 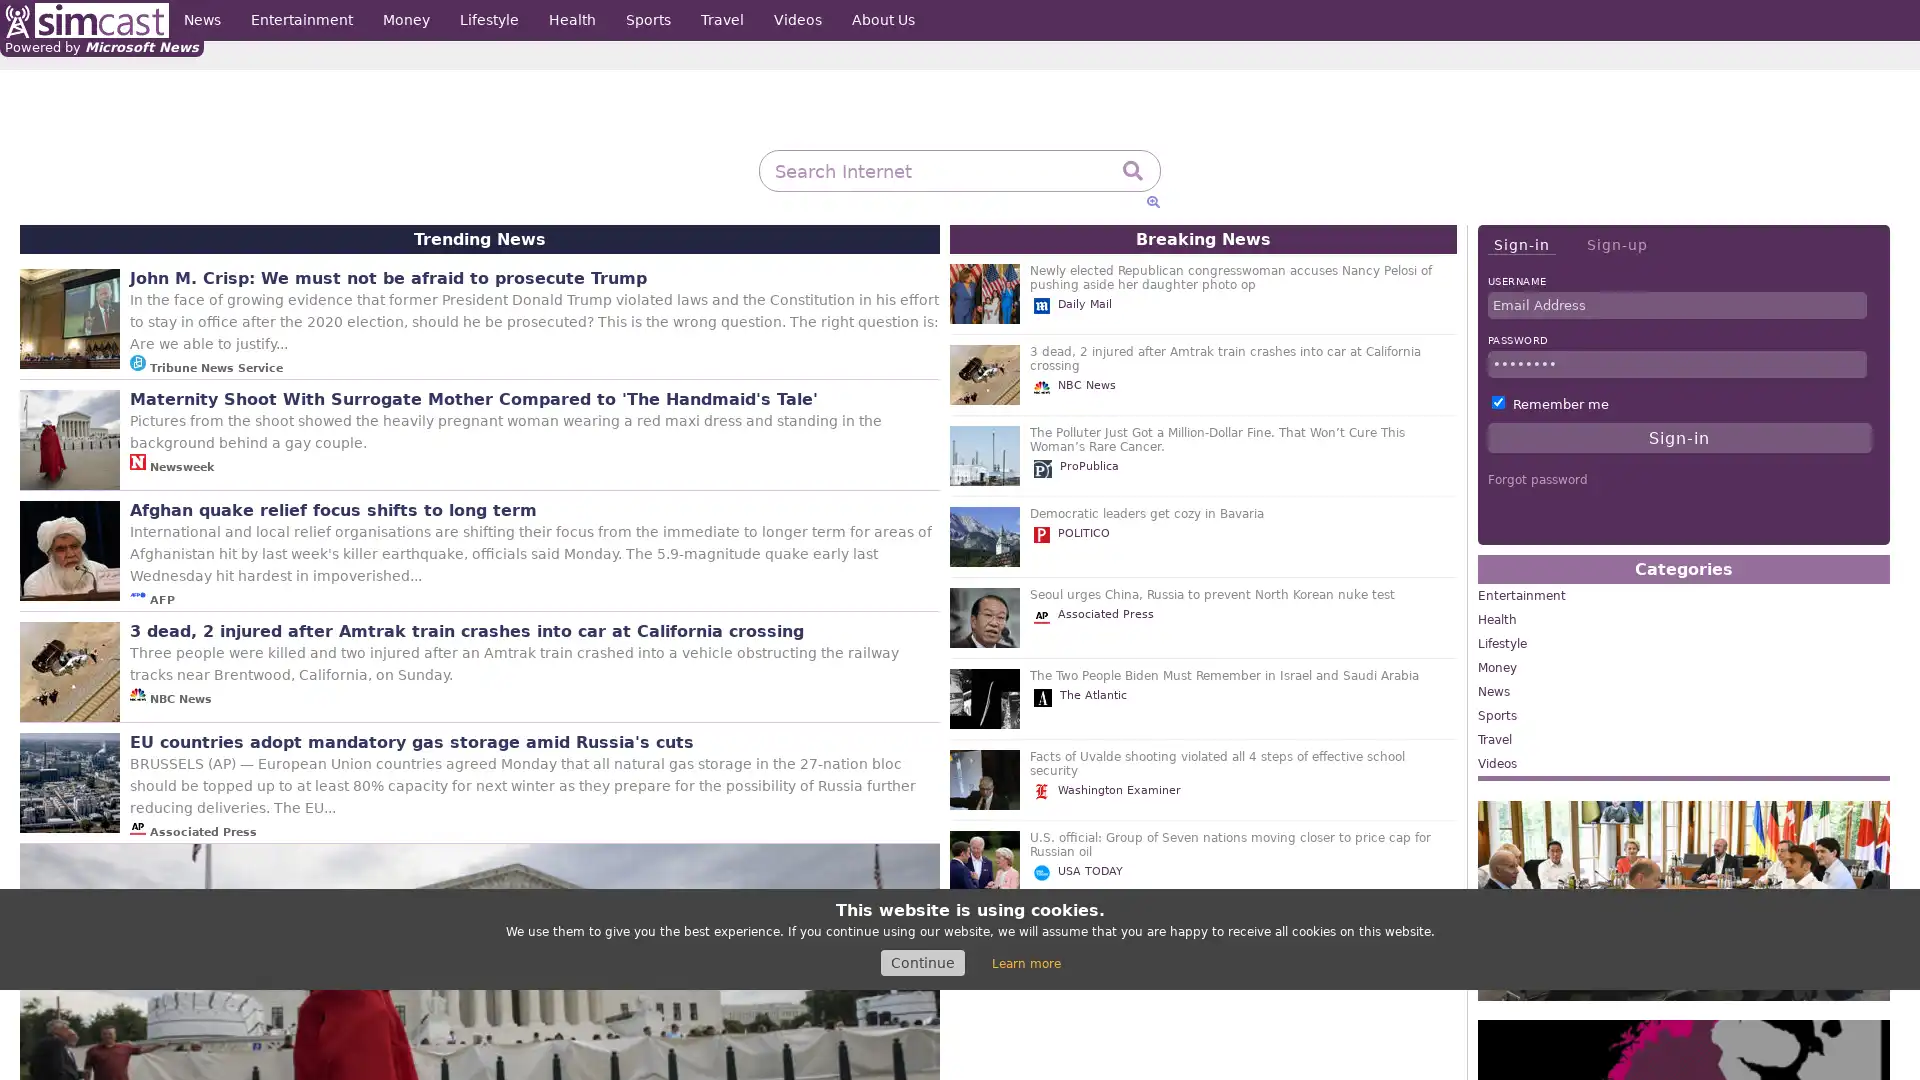 I want to click on Sign-in, so click(x=1679, y=437).